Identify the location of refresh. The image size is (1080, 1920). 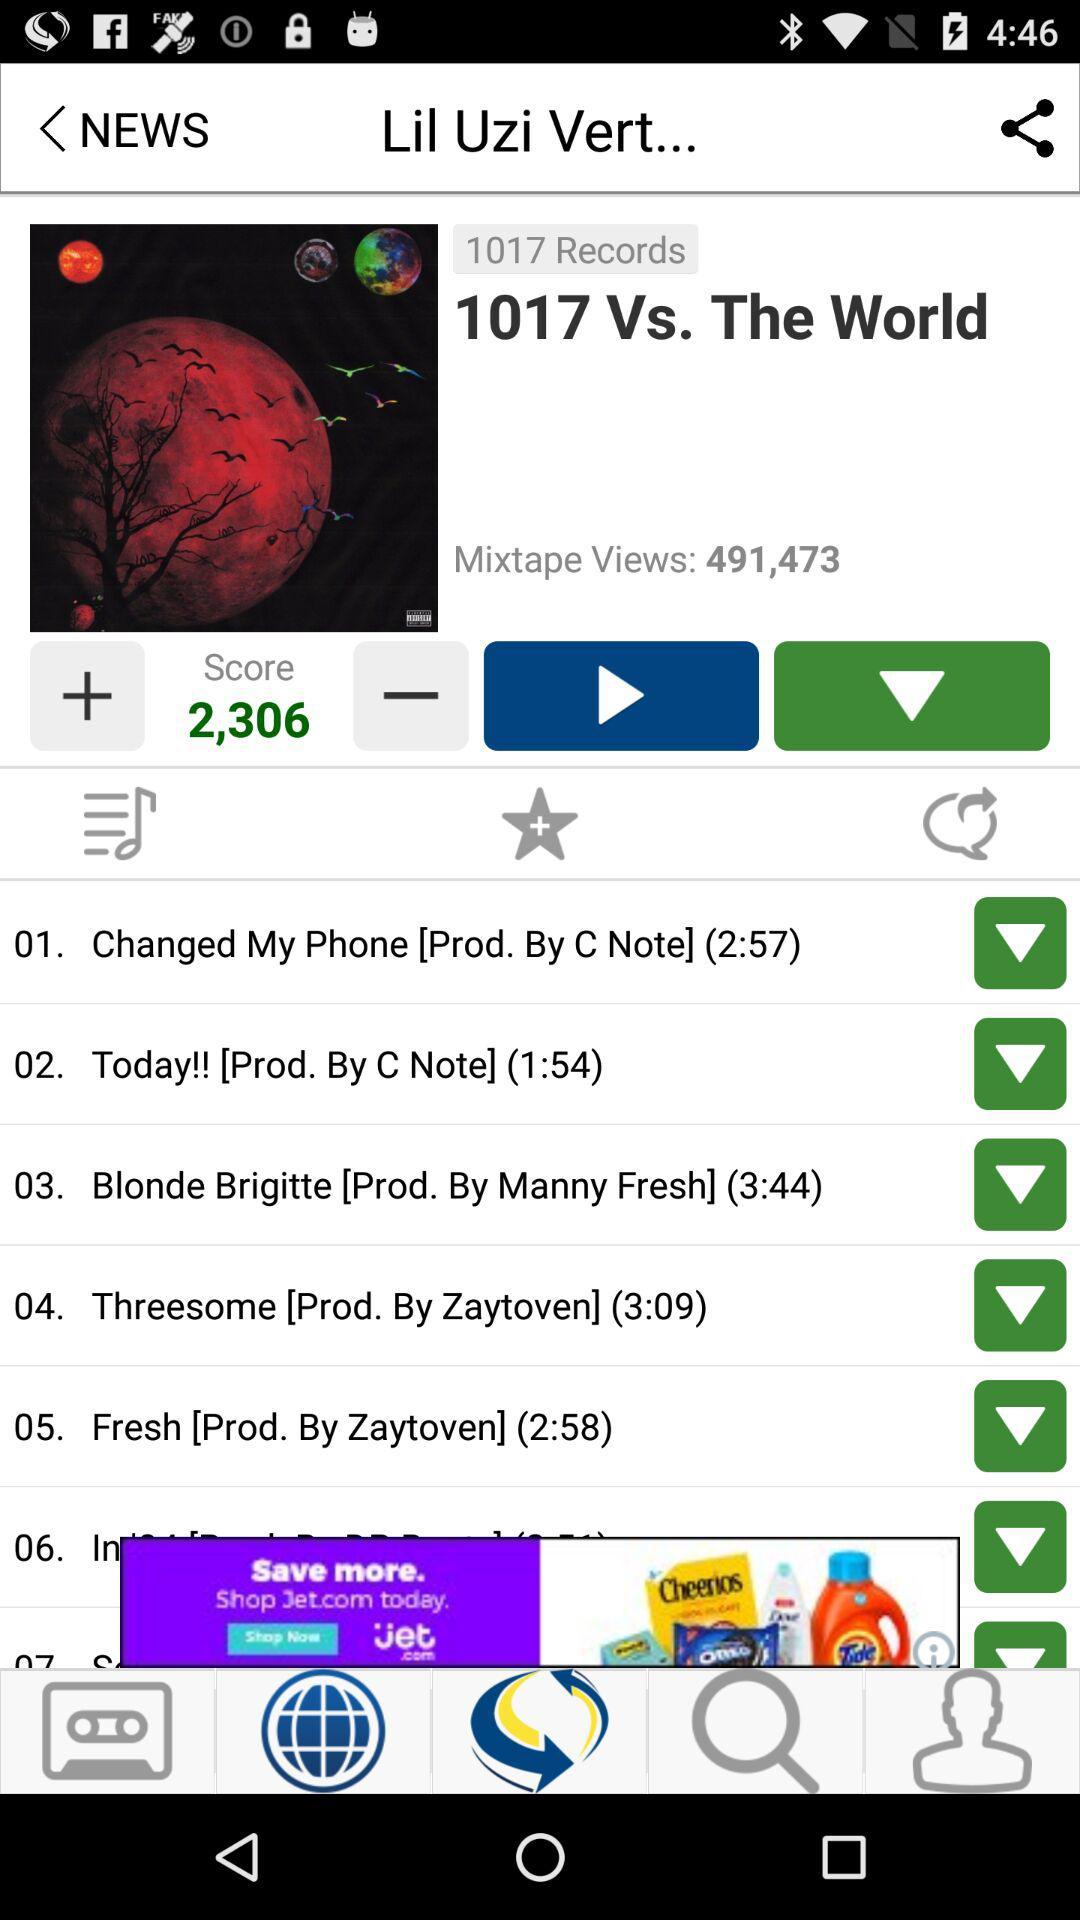
(538, 1730).